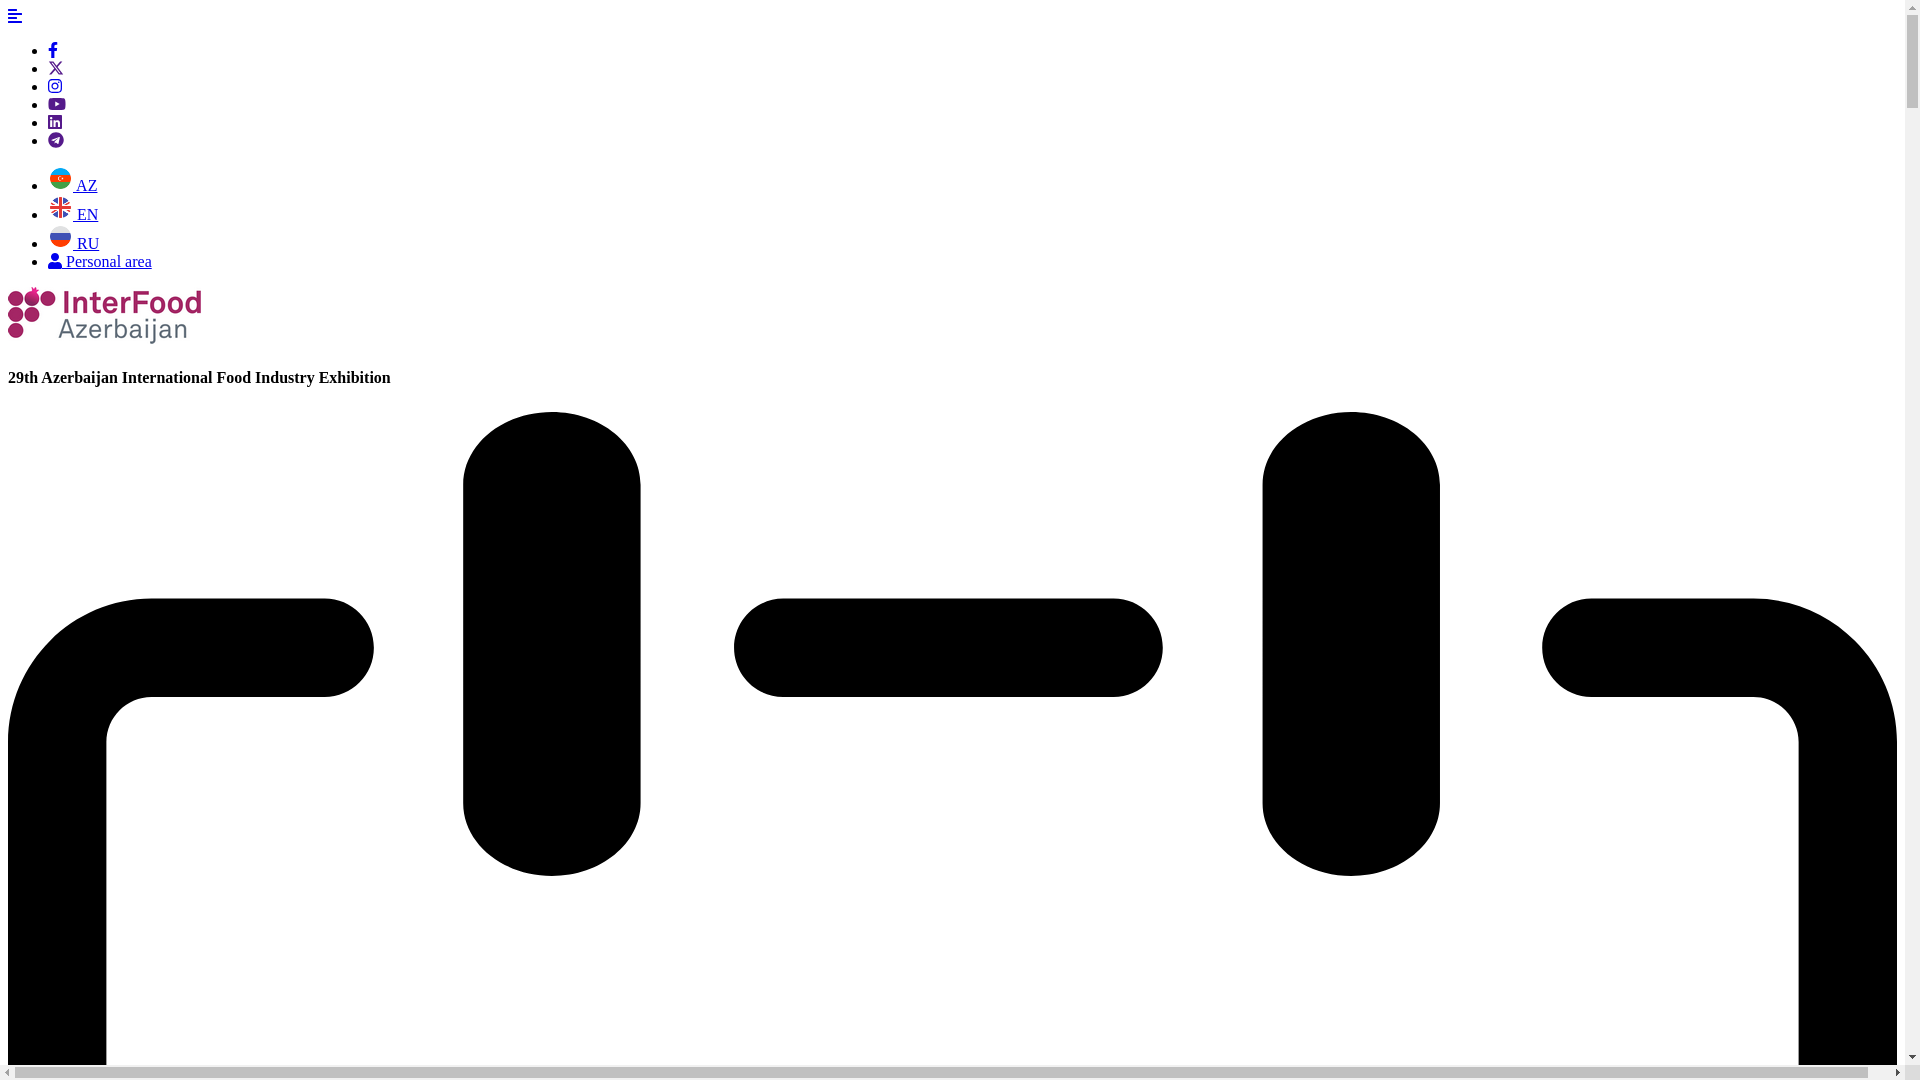 This screenshot has height=1080, width=1920. Describe the element at coordinates (72, 214) in the screenshot. I see `'EN'` at that location.